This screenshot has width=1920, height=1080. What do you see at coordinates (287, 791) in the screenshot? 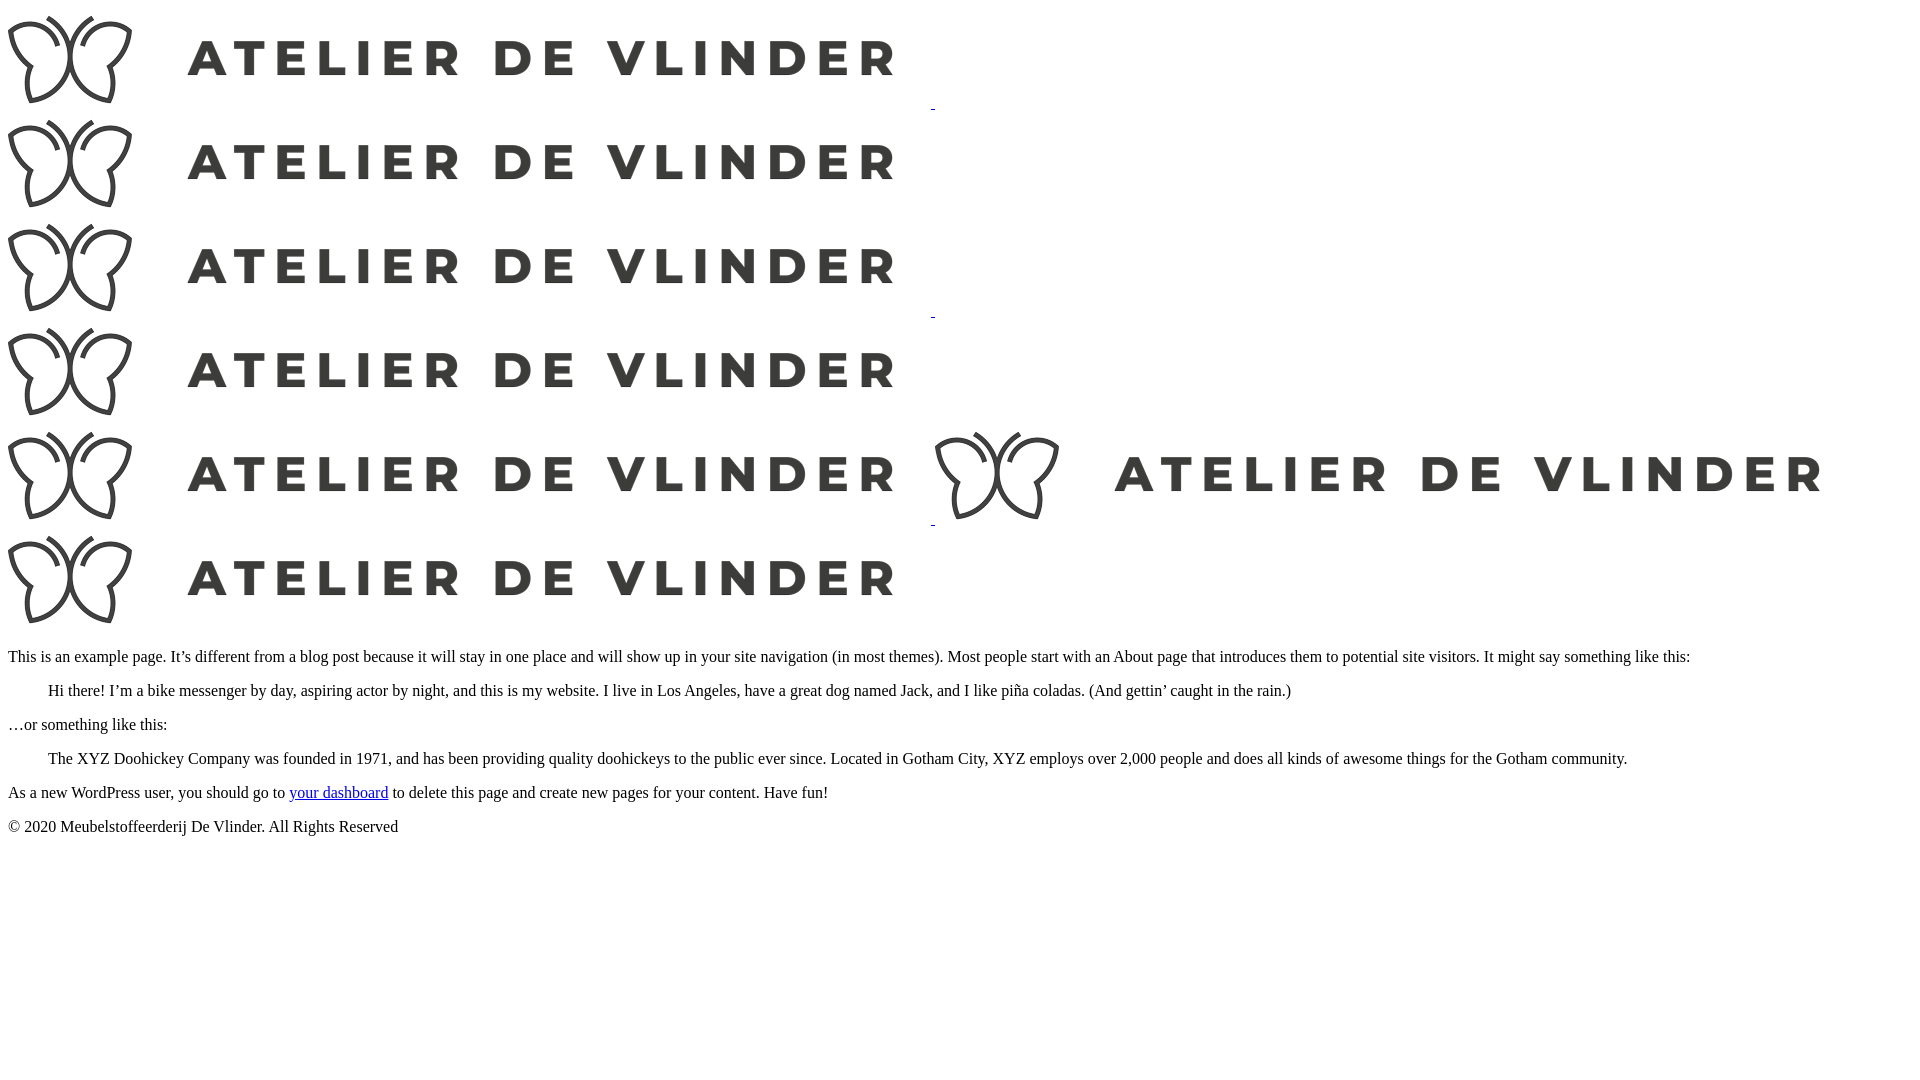
I see `'your dashboard'` at bounding box center [287, 791].